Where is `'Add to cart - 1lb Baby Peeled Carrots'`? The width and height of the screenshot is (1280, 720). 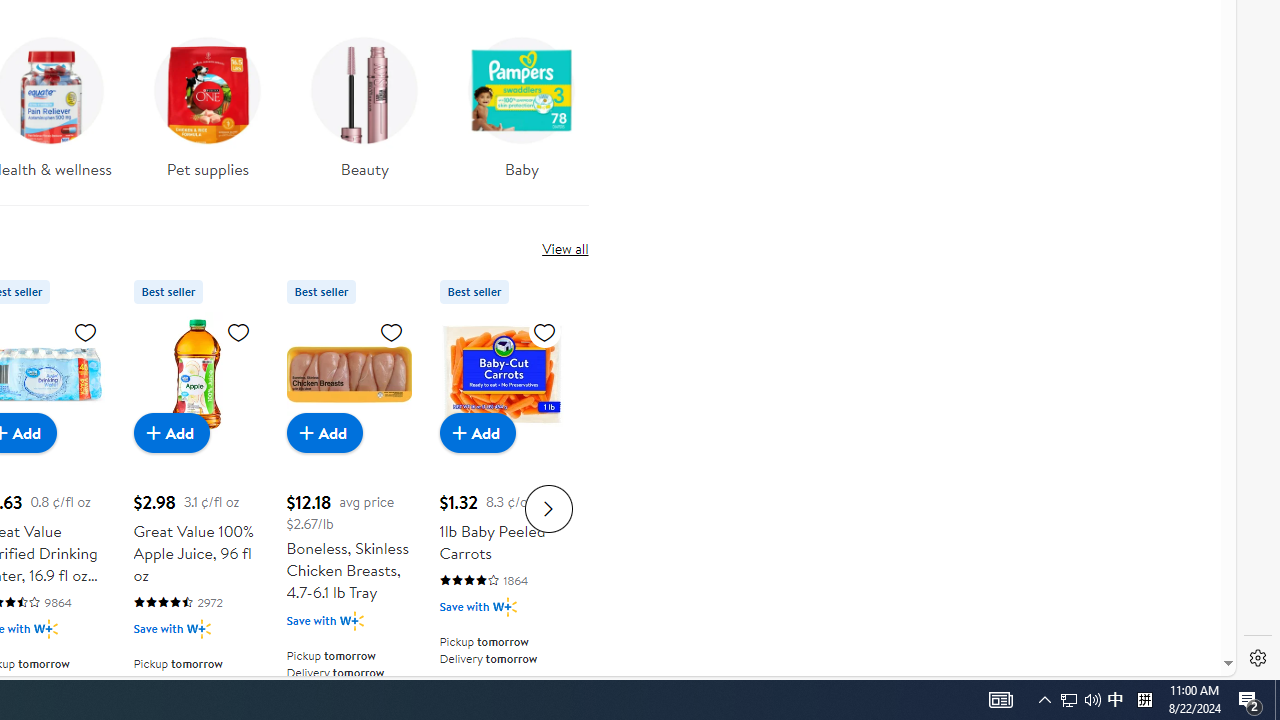 'Add to cart - 1lb Baby Peeled Carrots' is located at coordinates (477, 431).